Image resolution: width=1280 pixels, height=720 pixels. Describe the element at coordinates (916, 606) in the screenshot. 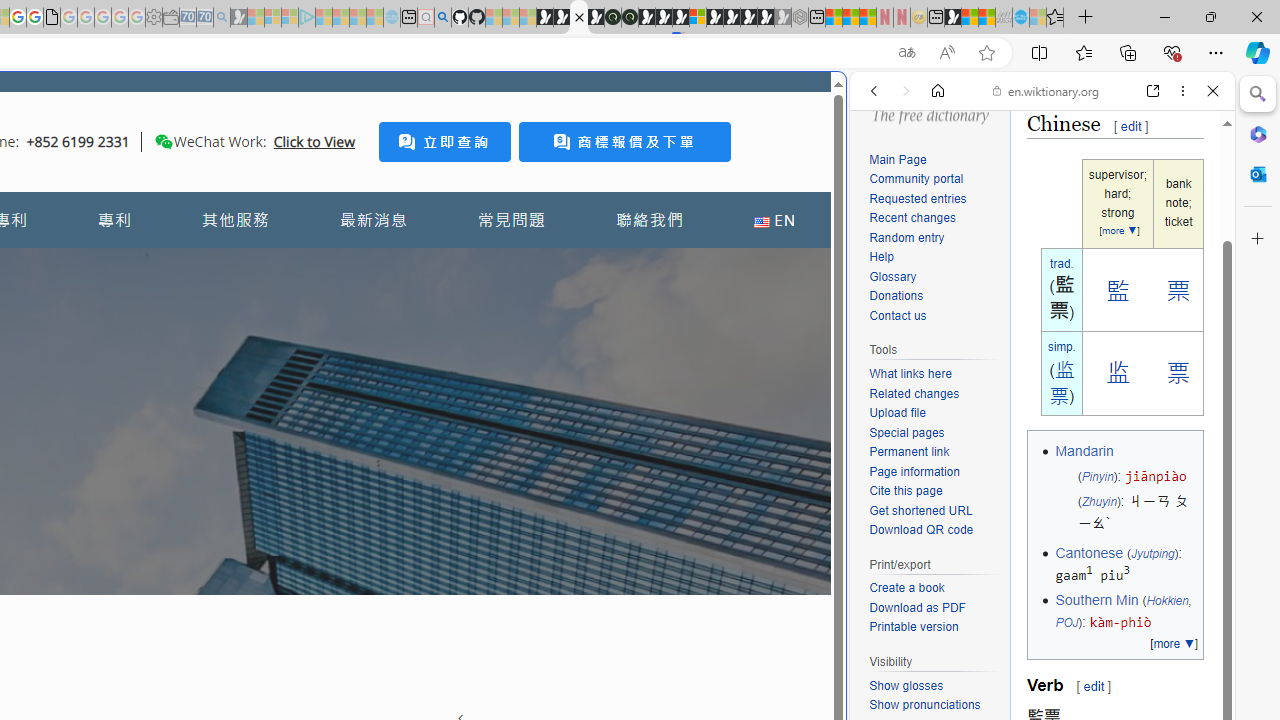

I see `'Download as PDF'` at that location.